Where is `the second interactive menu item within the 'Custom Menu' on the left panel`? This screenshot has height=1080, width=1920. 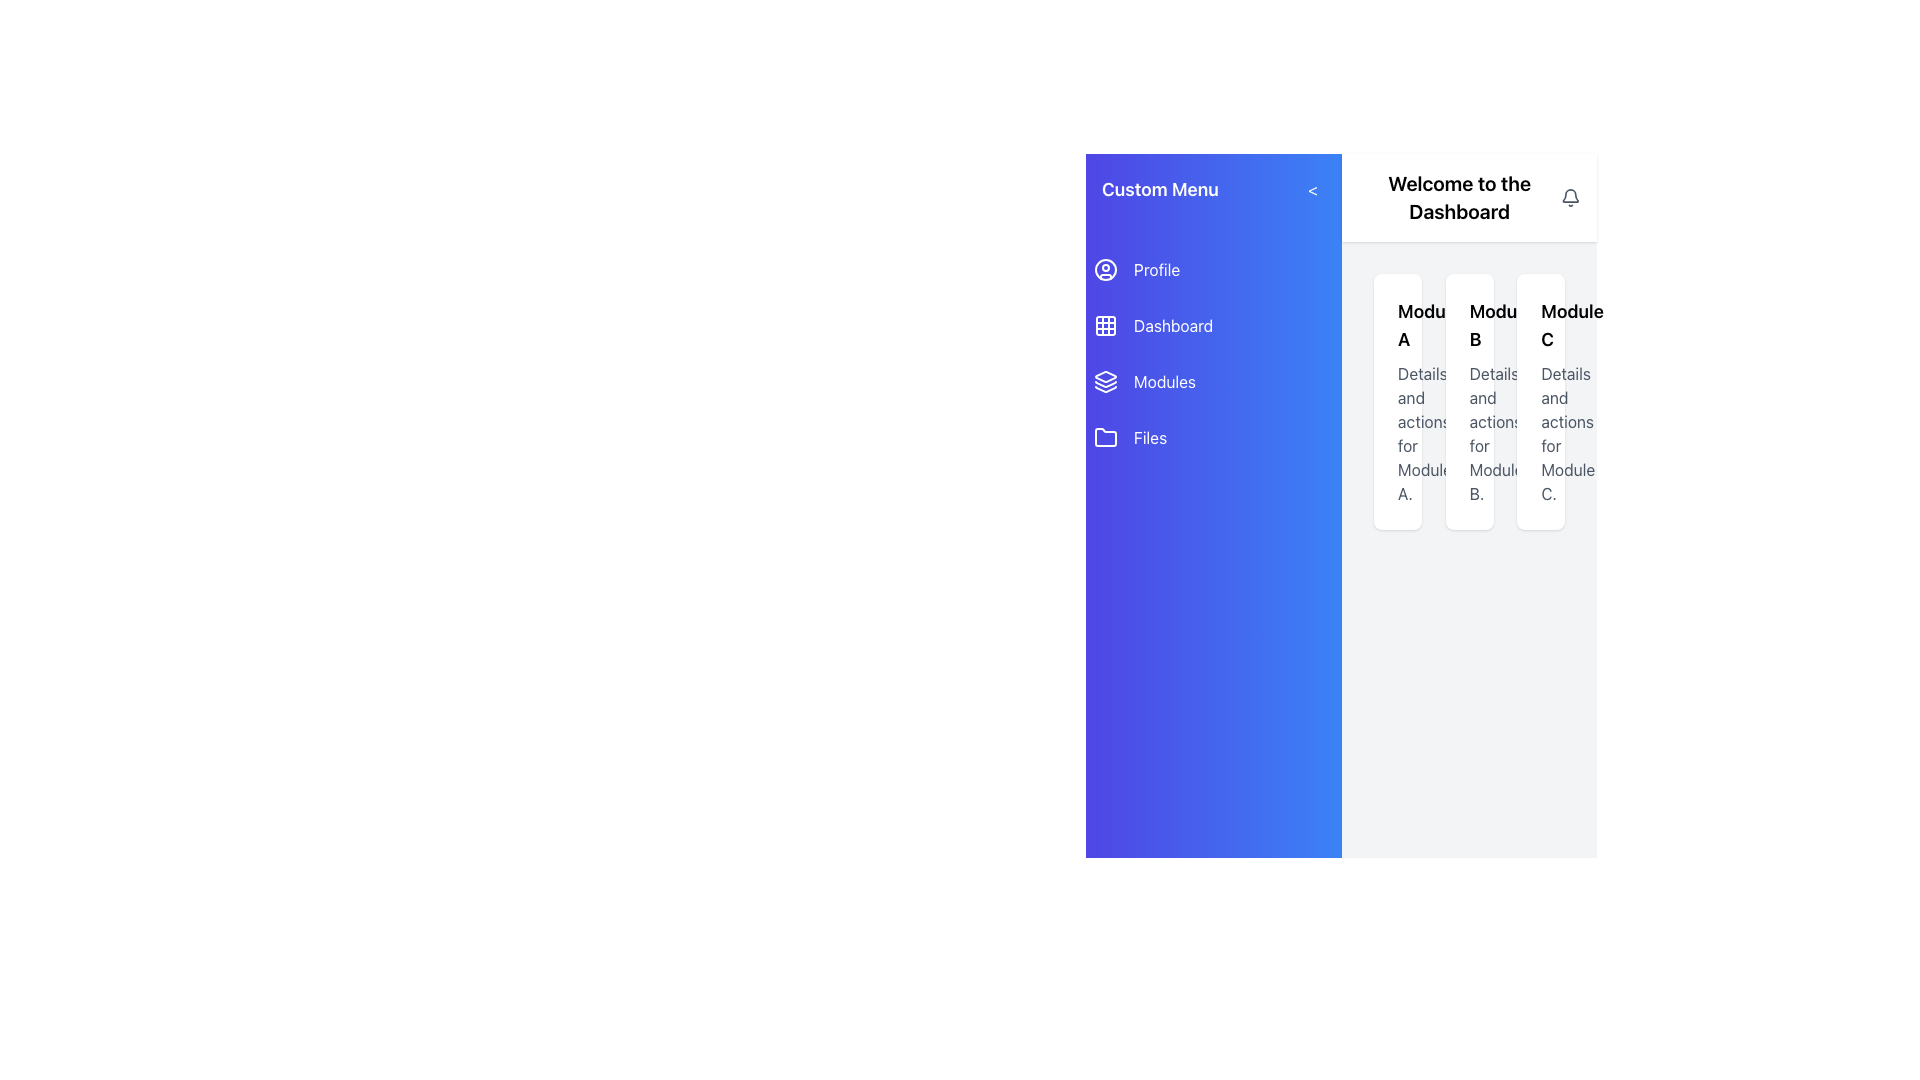
the second interactive menu item within the 'Custom Menu' on the left panel is located at coordinates (1213, 353).